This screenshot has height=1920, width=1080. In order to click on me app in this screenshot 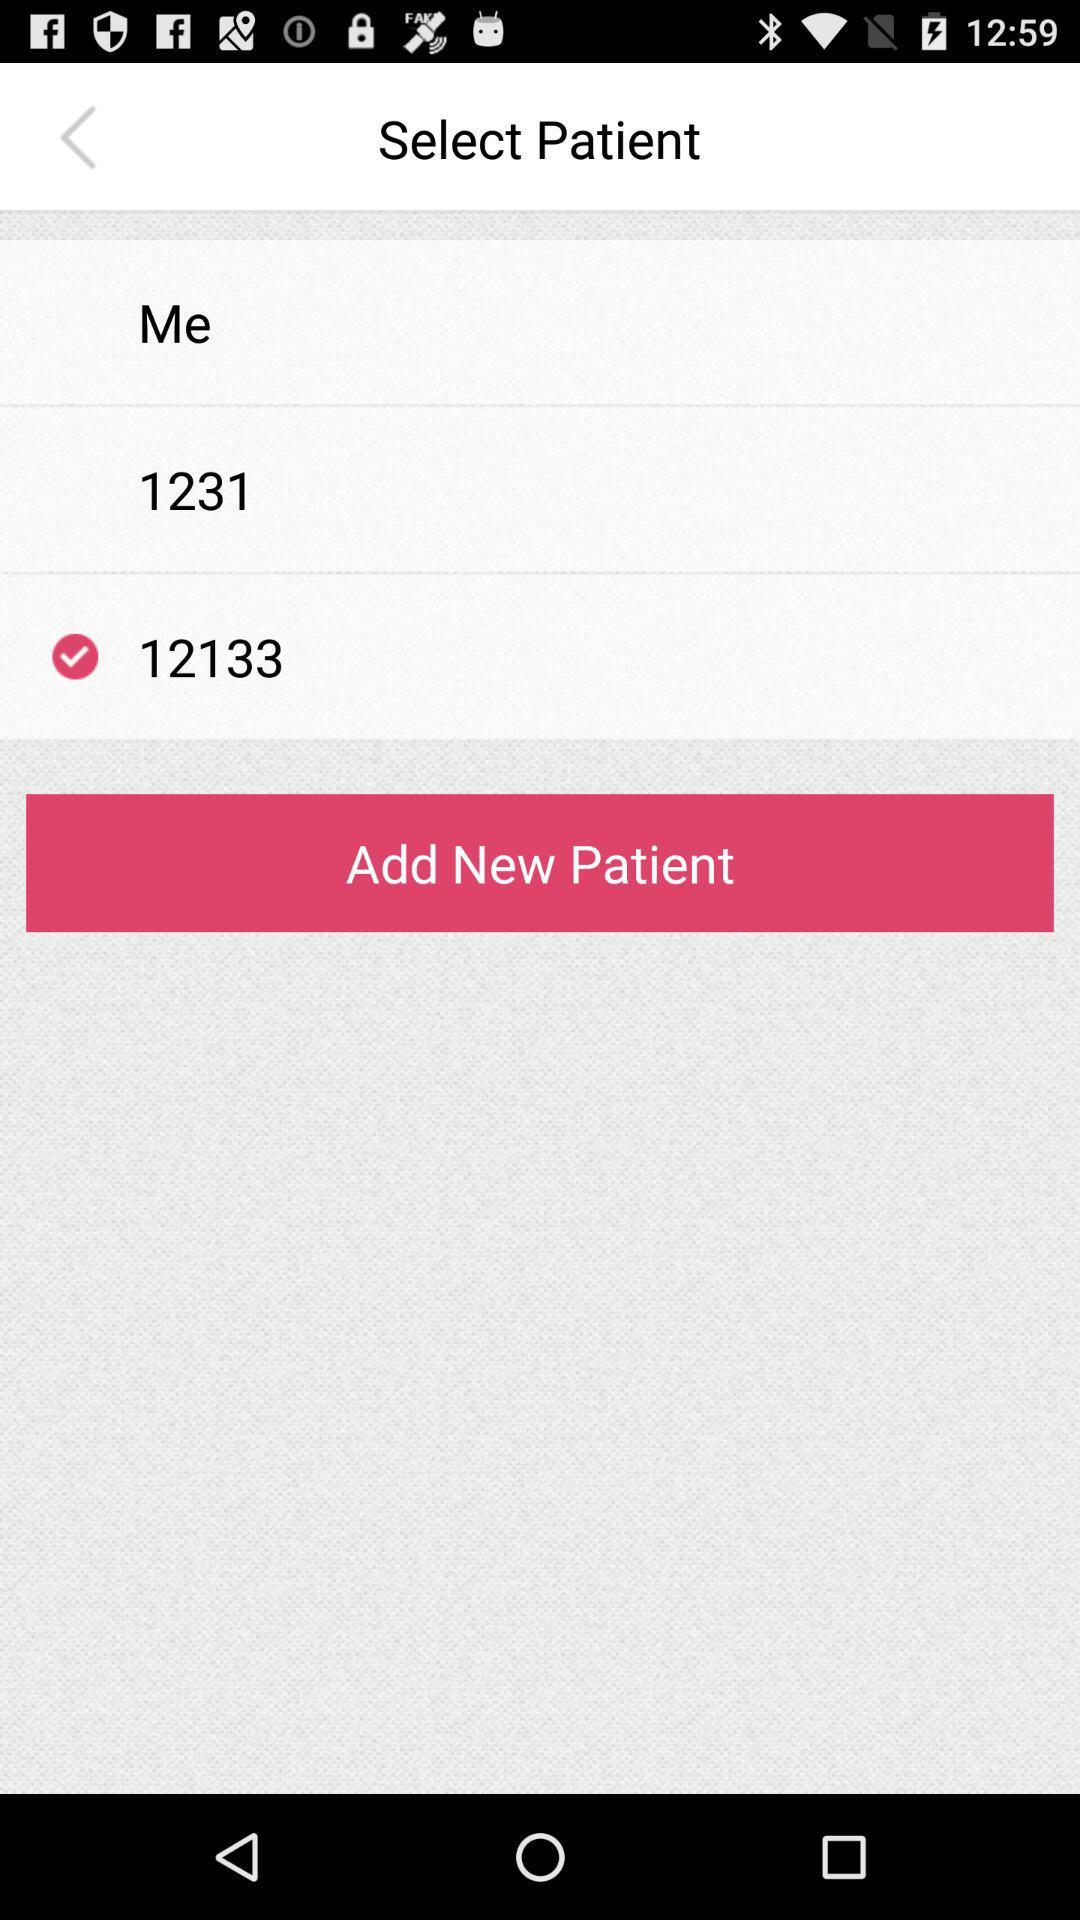, I will do `click(173, 322)`.